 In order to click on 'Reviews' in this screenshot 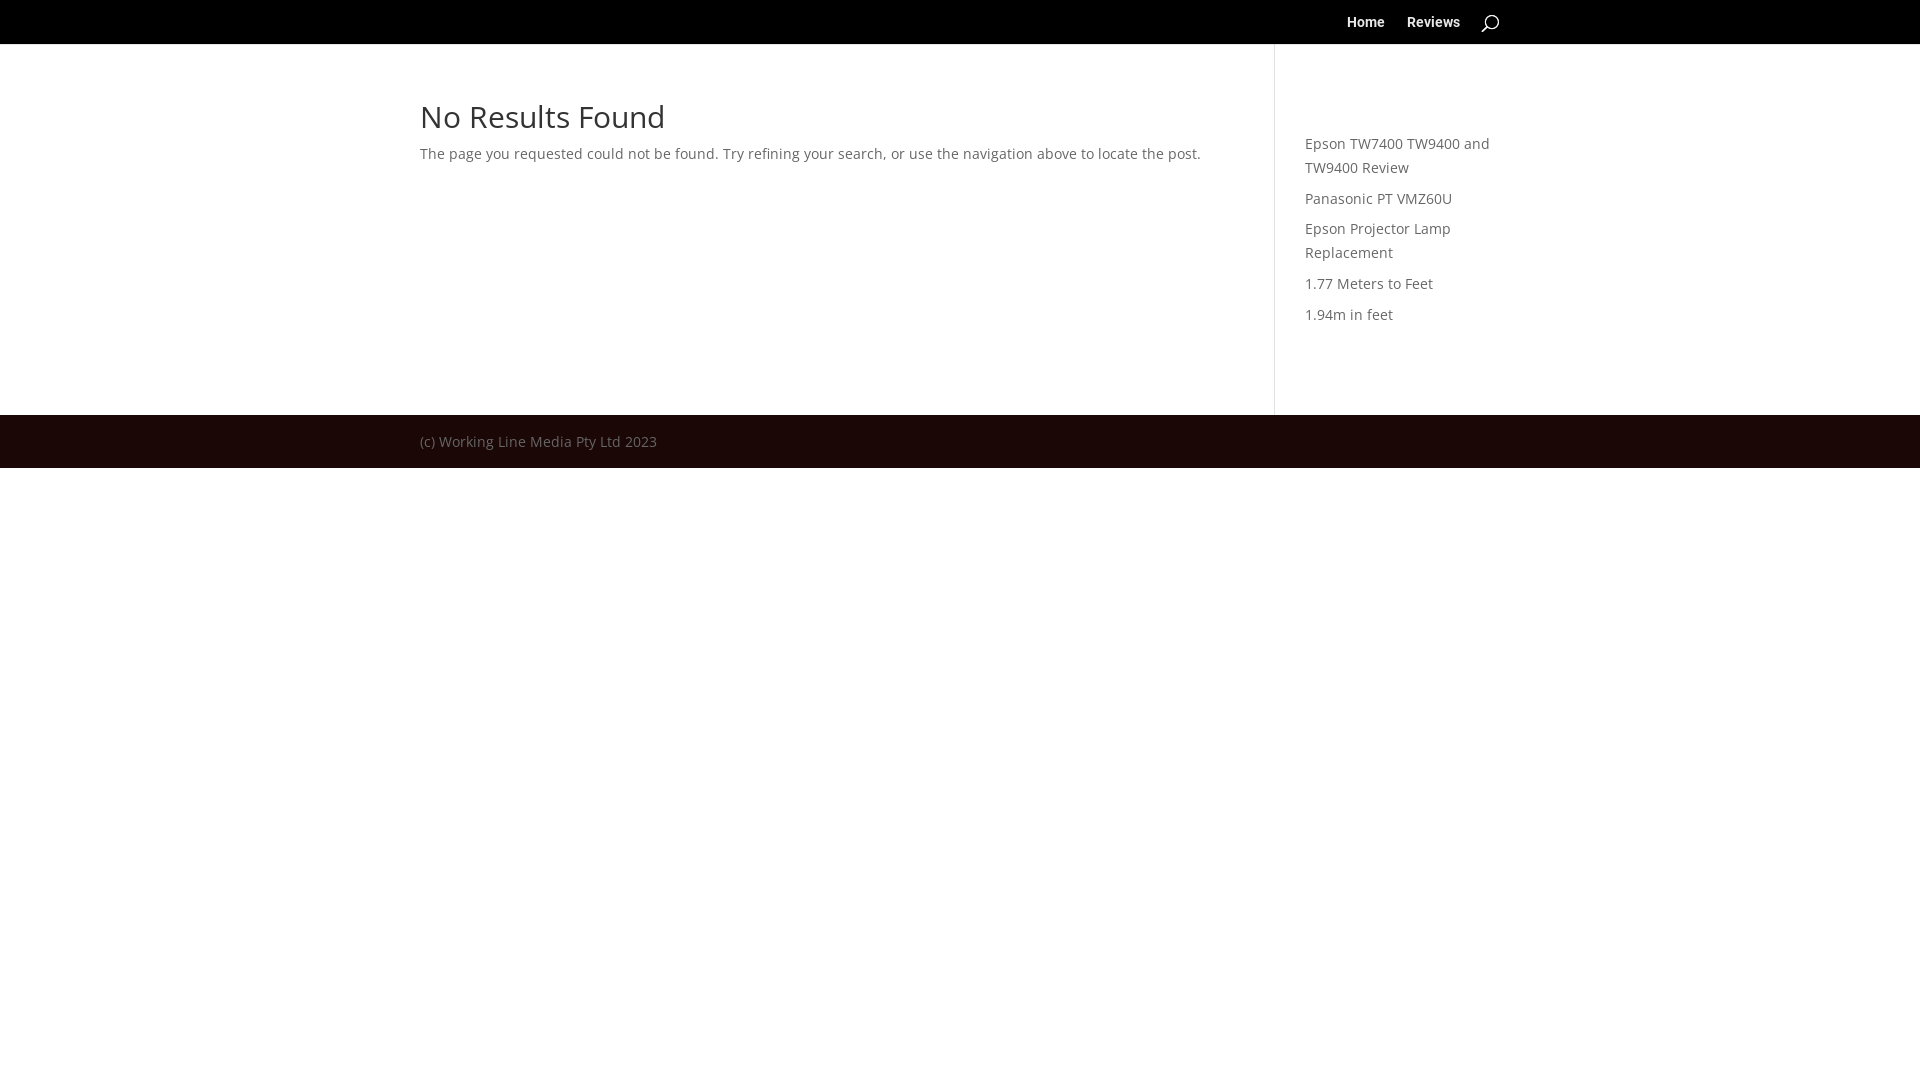, I will do `click(1432, 29)`.